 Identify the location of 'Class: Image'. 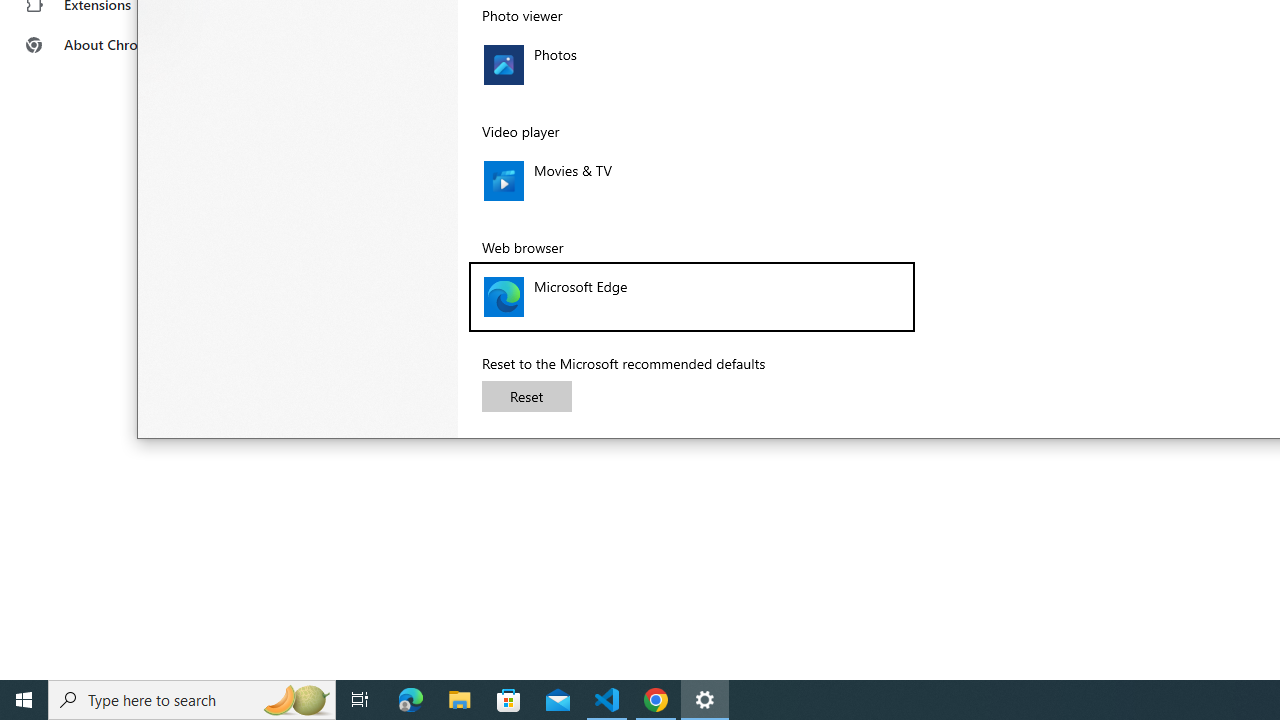
(503, 297).